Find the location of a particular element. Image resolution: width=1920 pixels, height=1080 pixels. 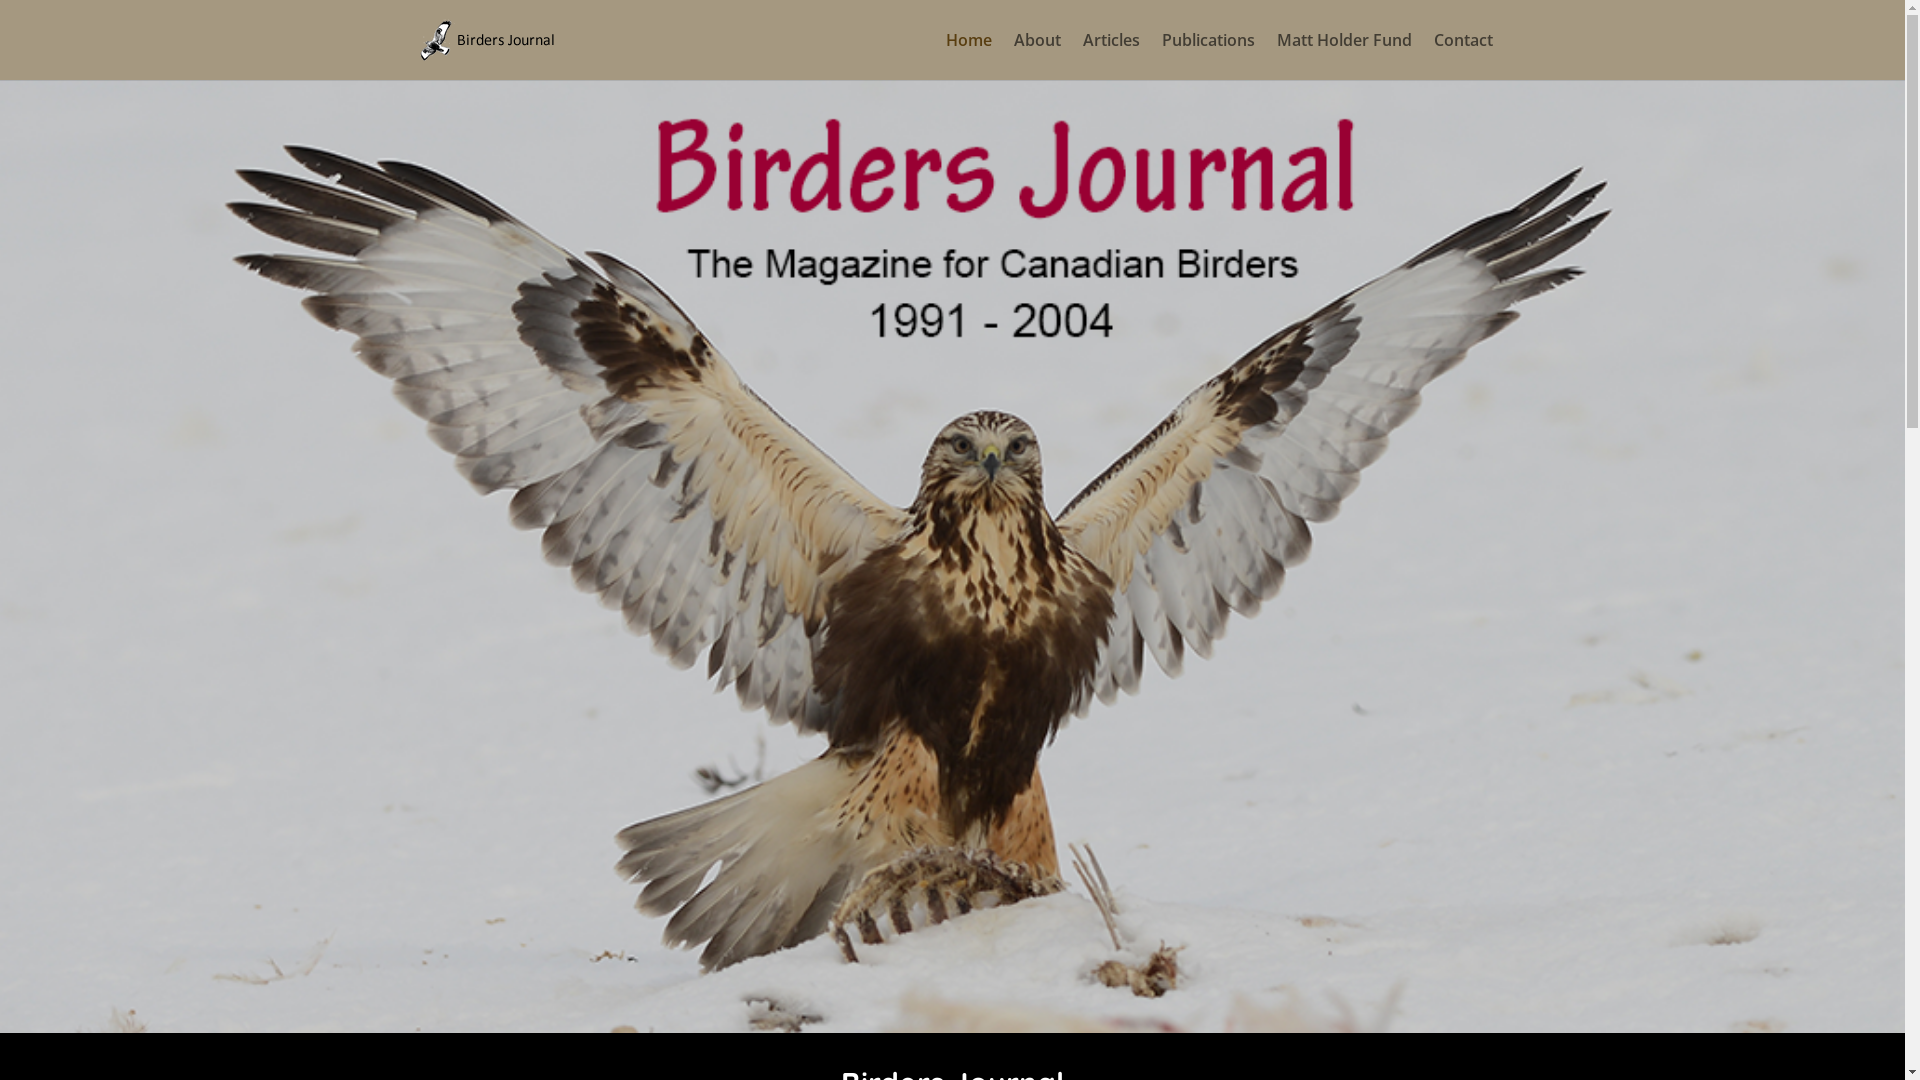

'Contact' is located at coordinates (1463, 55).